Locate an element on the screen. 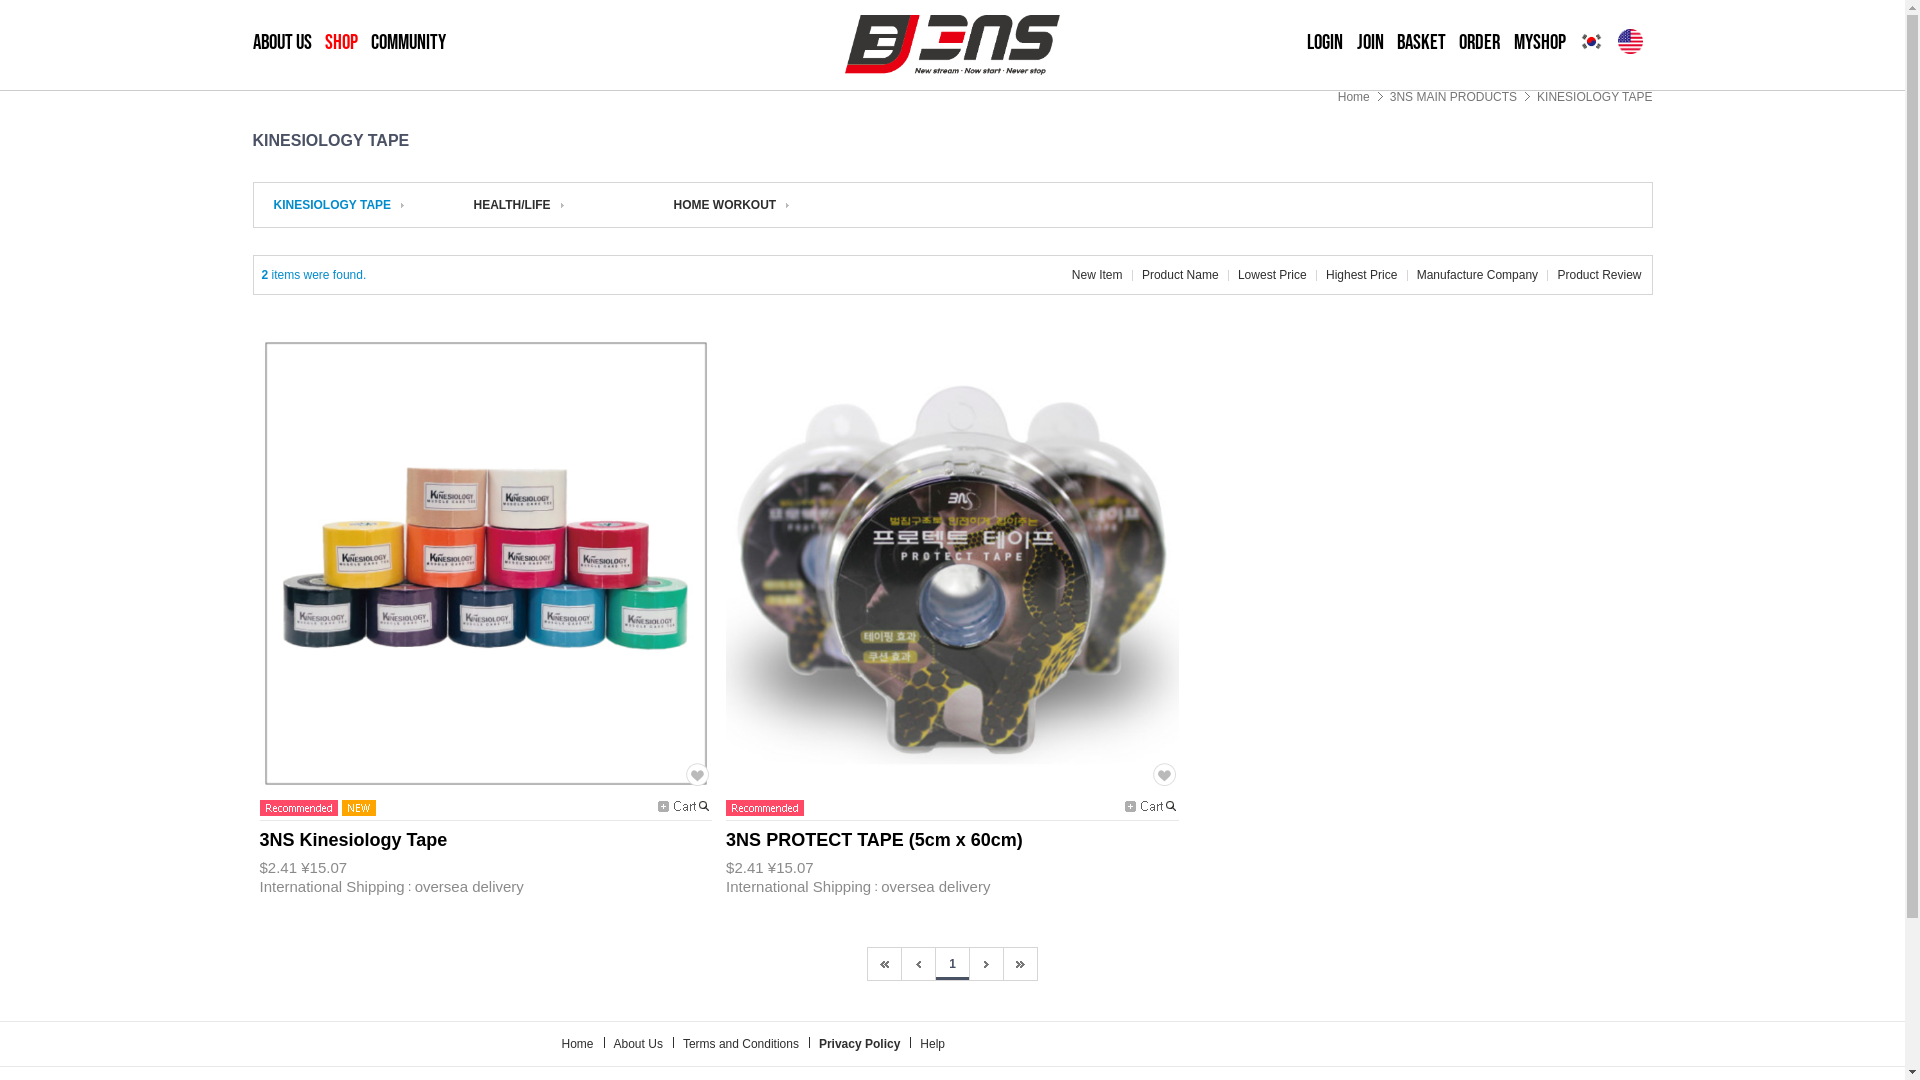 Image resolution: width=1920 pixels, height=1080 pixels. 'SHOP' is located at coordinates (341, 42).